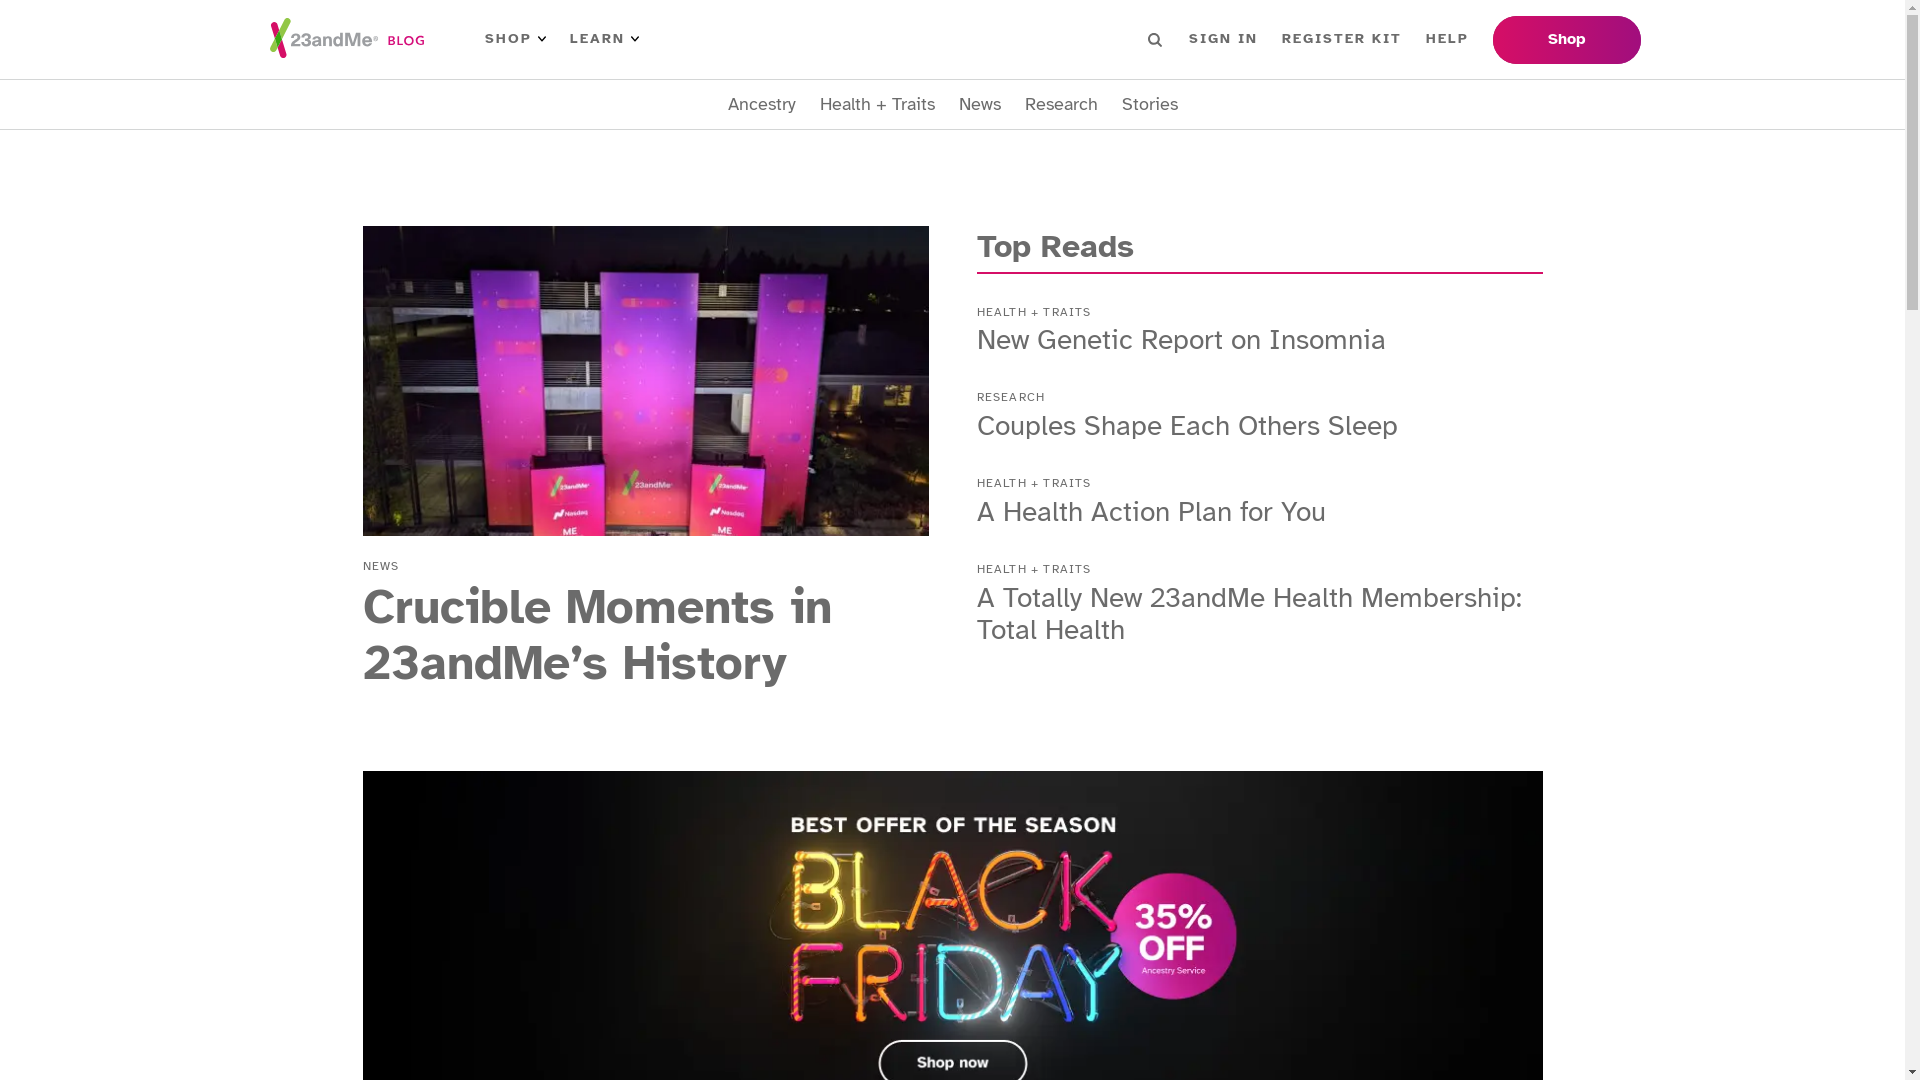 The width and height of the screenshot is (1920, 1080). I want to click on 'SHOP', so click(514, 38).